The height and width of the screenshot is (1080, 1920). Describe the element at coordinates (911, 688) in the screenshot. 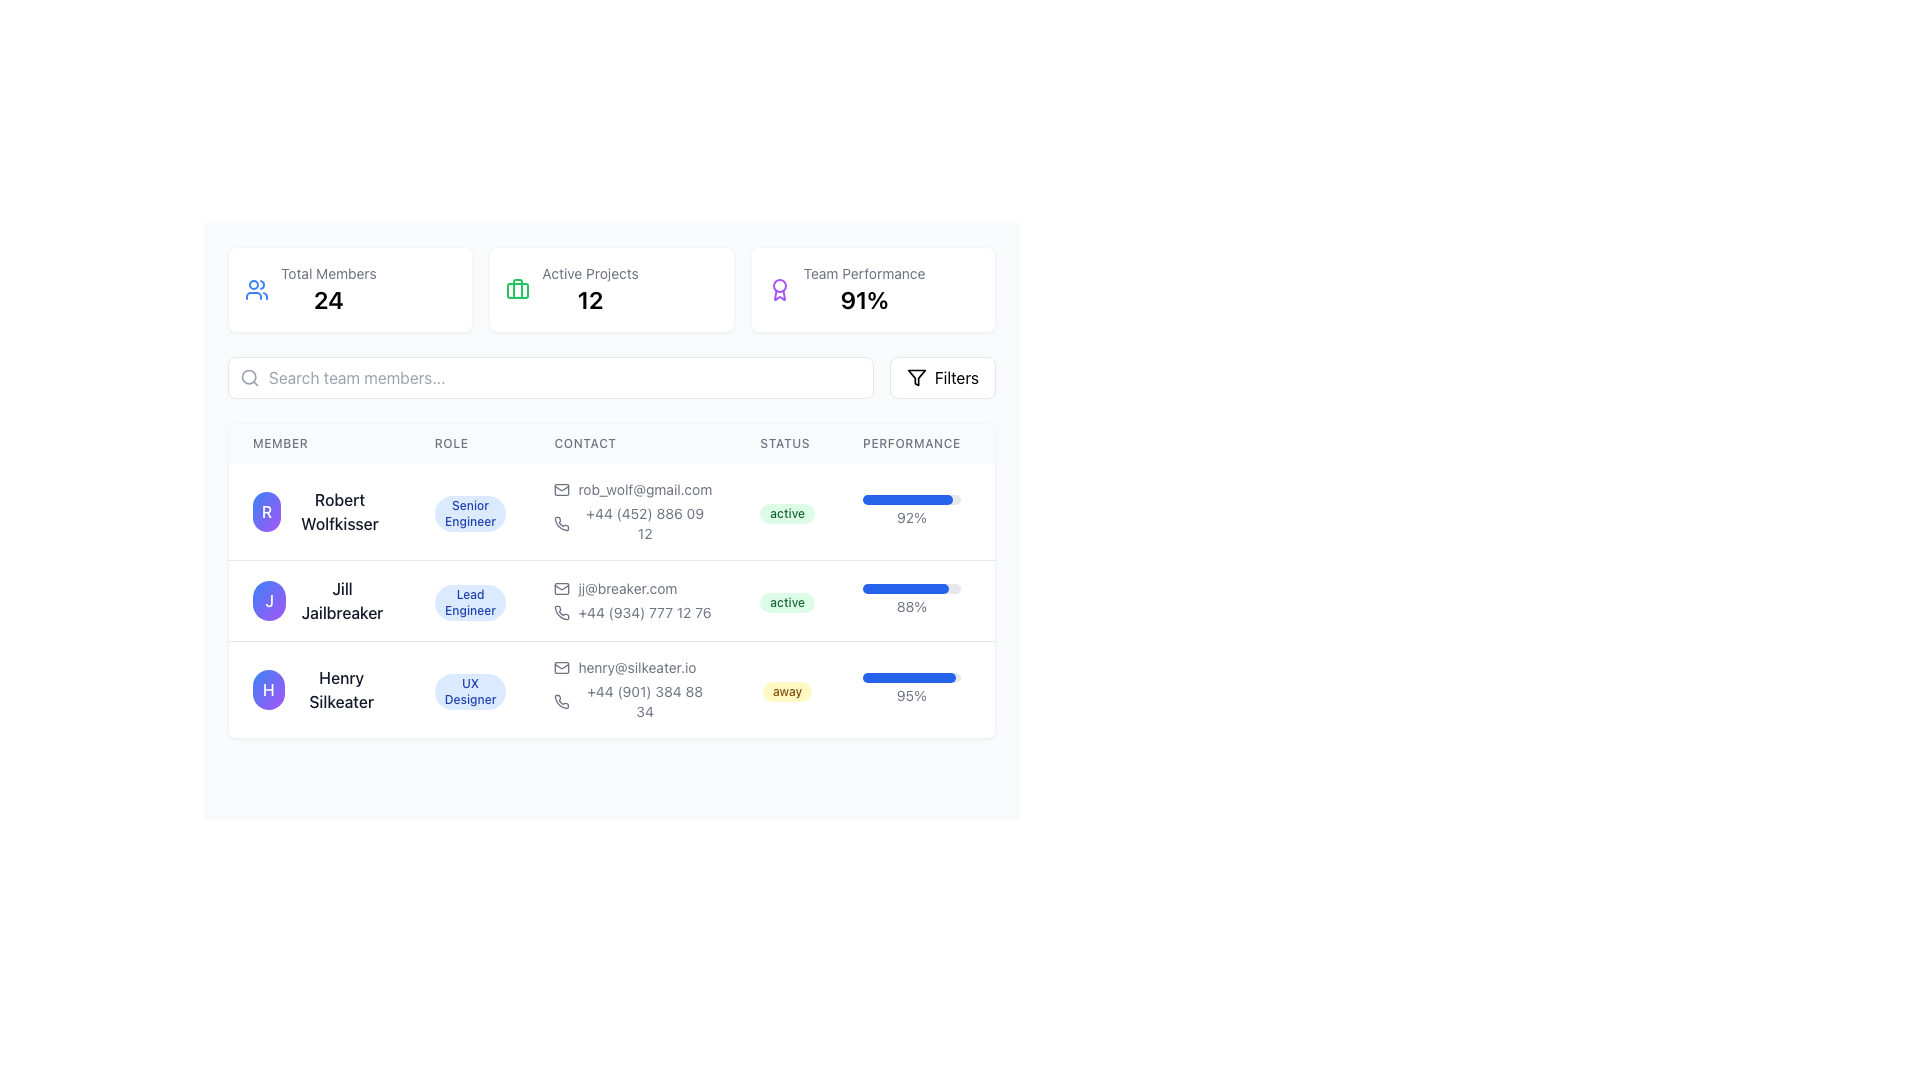

I see `the progress bar indicating 95% completion in the 'Performance' section for 'Henry Silkeater'` at that location.